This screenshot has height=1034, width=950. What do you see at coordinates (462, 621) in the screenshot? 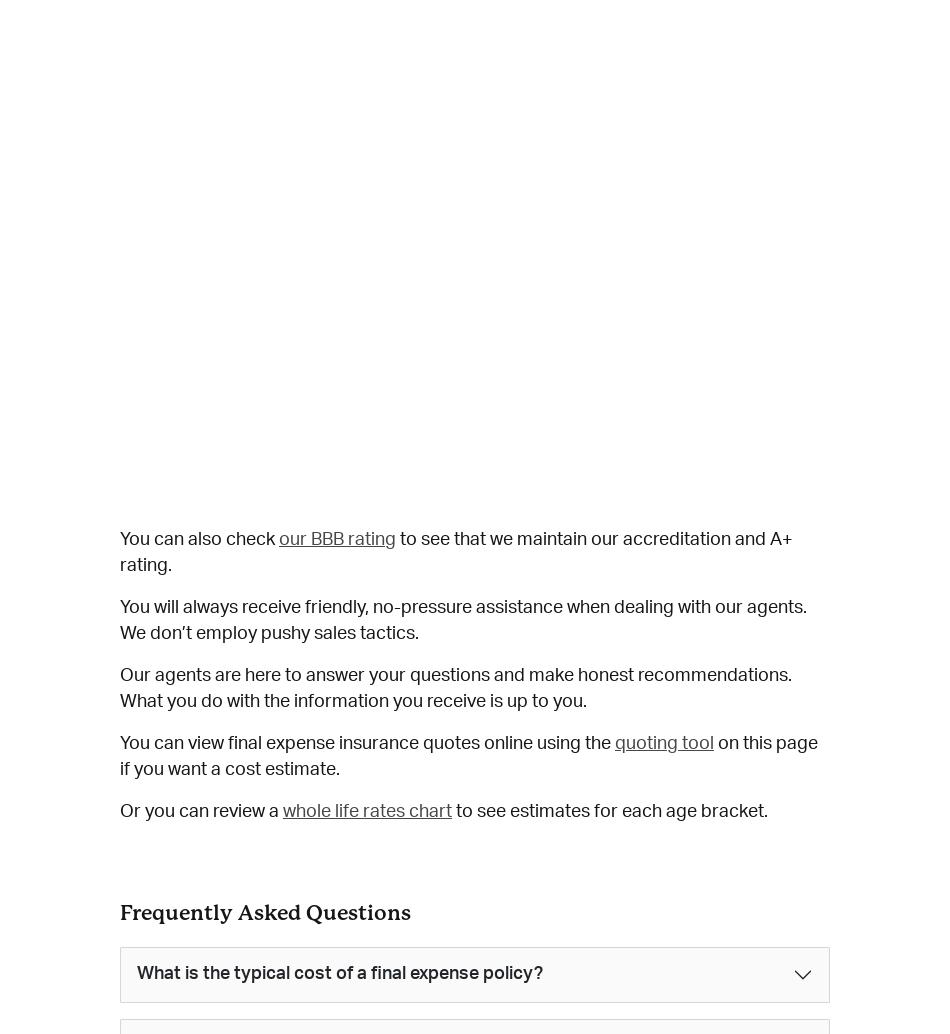
I see `'You will always receive friendly, no-pressure assistance when dealing with our agents. We don’t employ pushy sales tactics.'` at bounding box center [462, 621].